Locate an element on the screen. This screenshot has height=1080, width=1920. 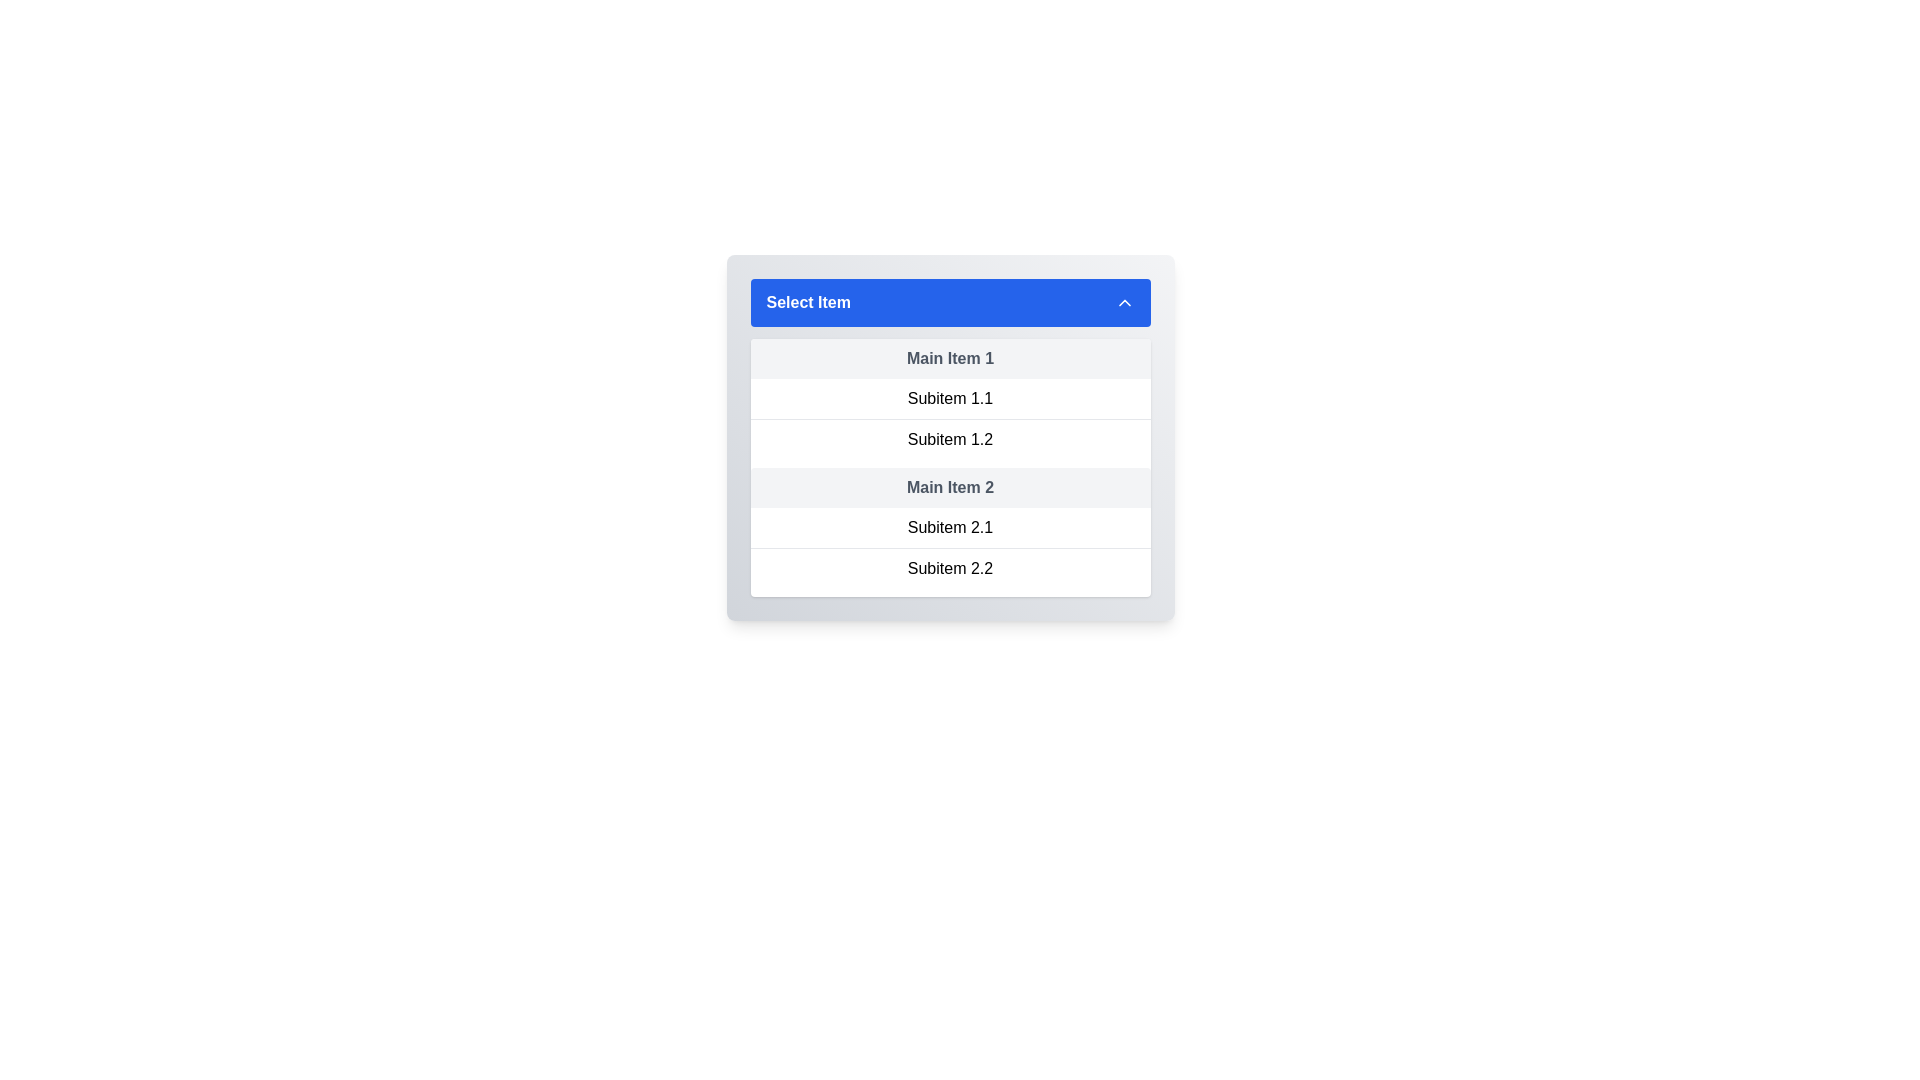
to select the text-based list item labeled 'Subitem 1.2' in the dropdown menu under 'Main Item 1' is located at coordinates (949, 438).